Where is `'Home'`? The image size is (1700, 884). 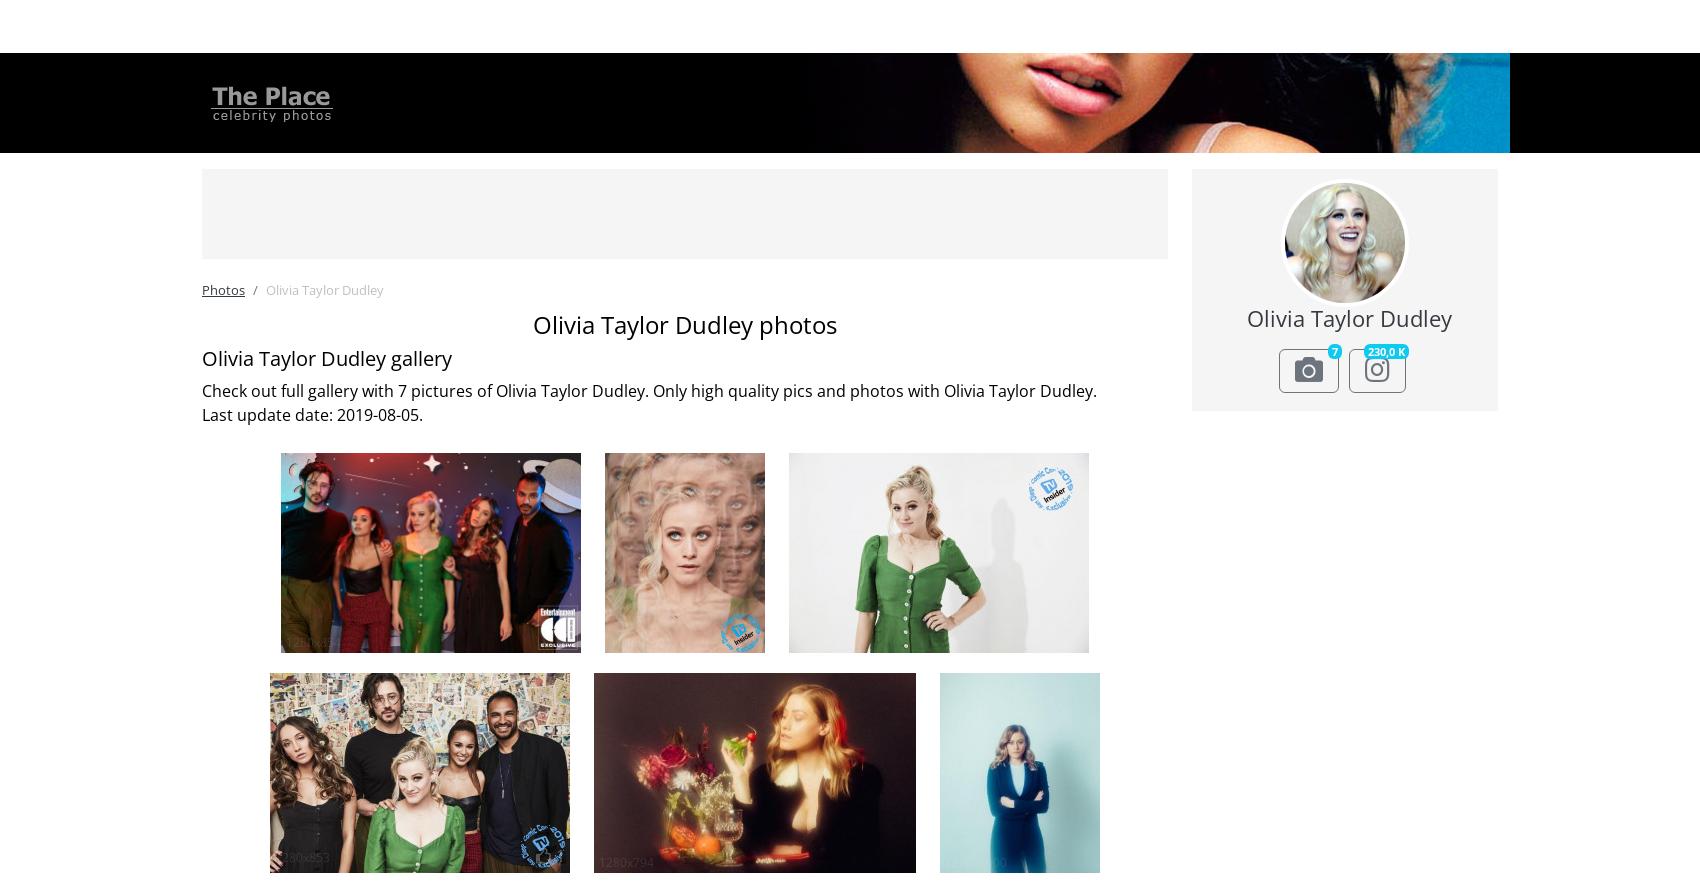
'Home' is located at coordinates (331, 28).